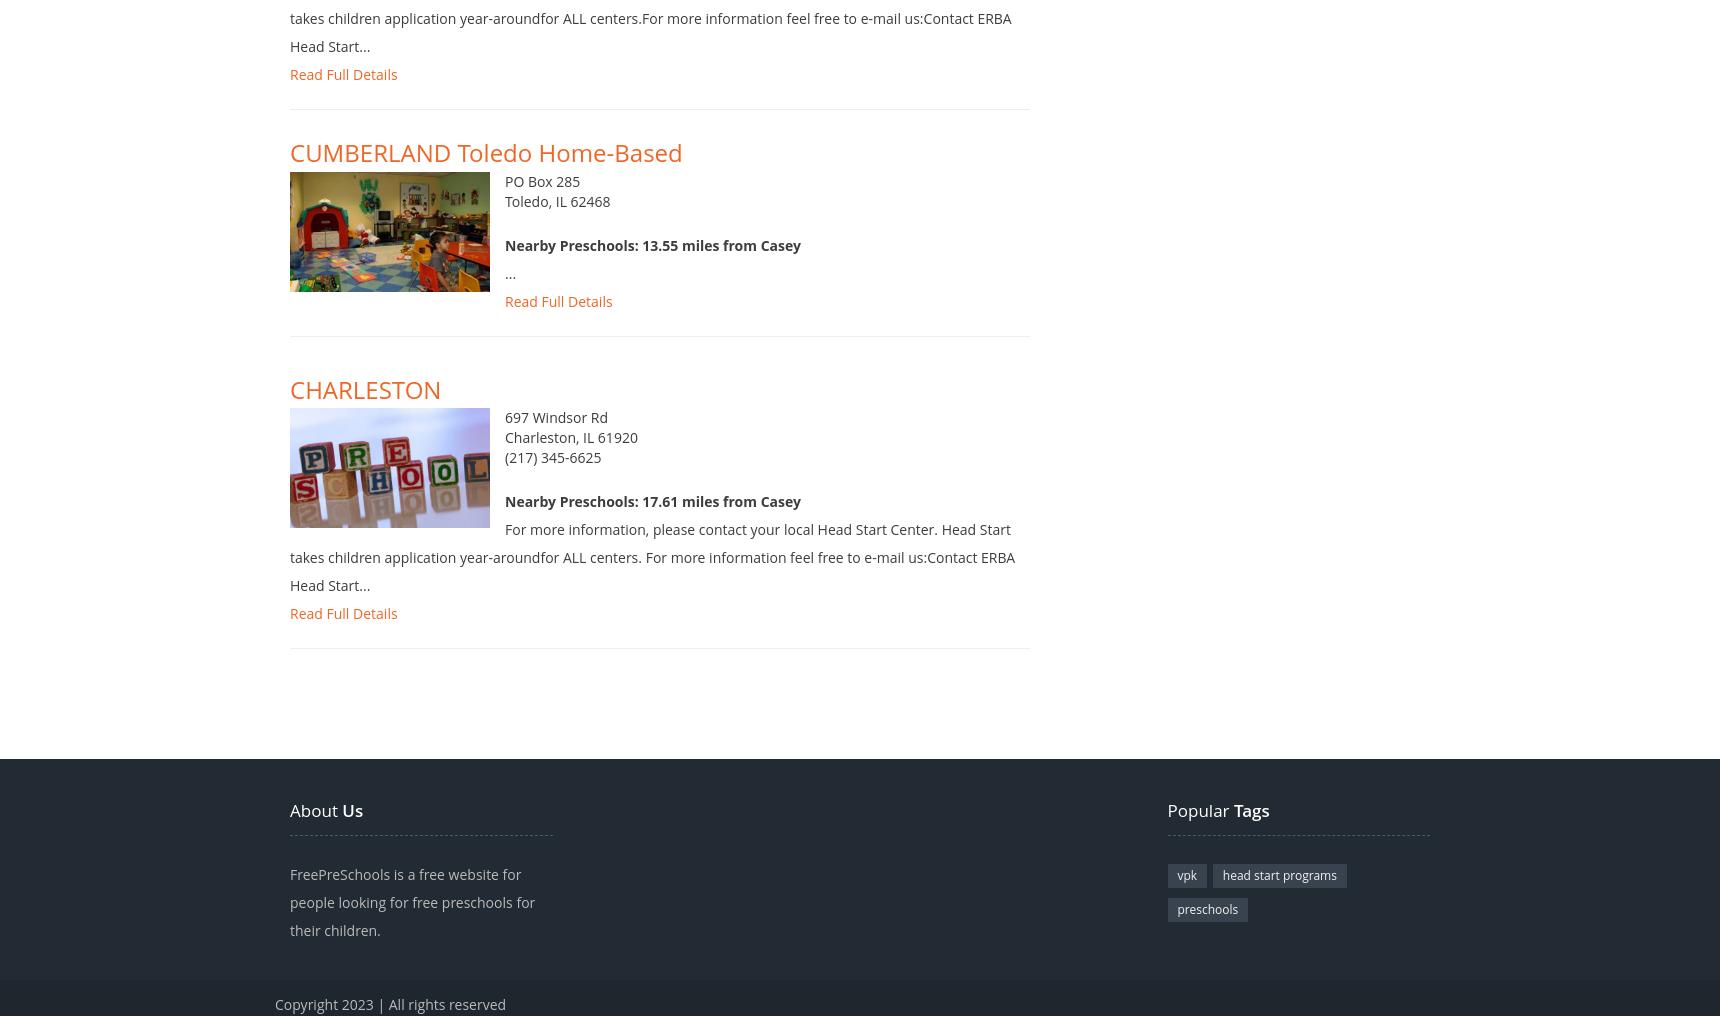 This screenshot has width=1720, height=1016. What do you see at coordinates (557, 222) in the screenshot?
I see `'Toledo, IL 62468'` at bounding box center [557, 222].